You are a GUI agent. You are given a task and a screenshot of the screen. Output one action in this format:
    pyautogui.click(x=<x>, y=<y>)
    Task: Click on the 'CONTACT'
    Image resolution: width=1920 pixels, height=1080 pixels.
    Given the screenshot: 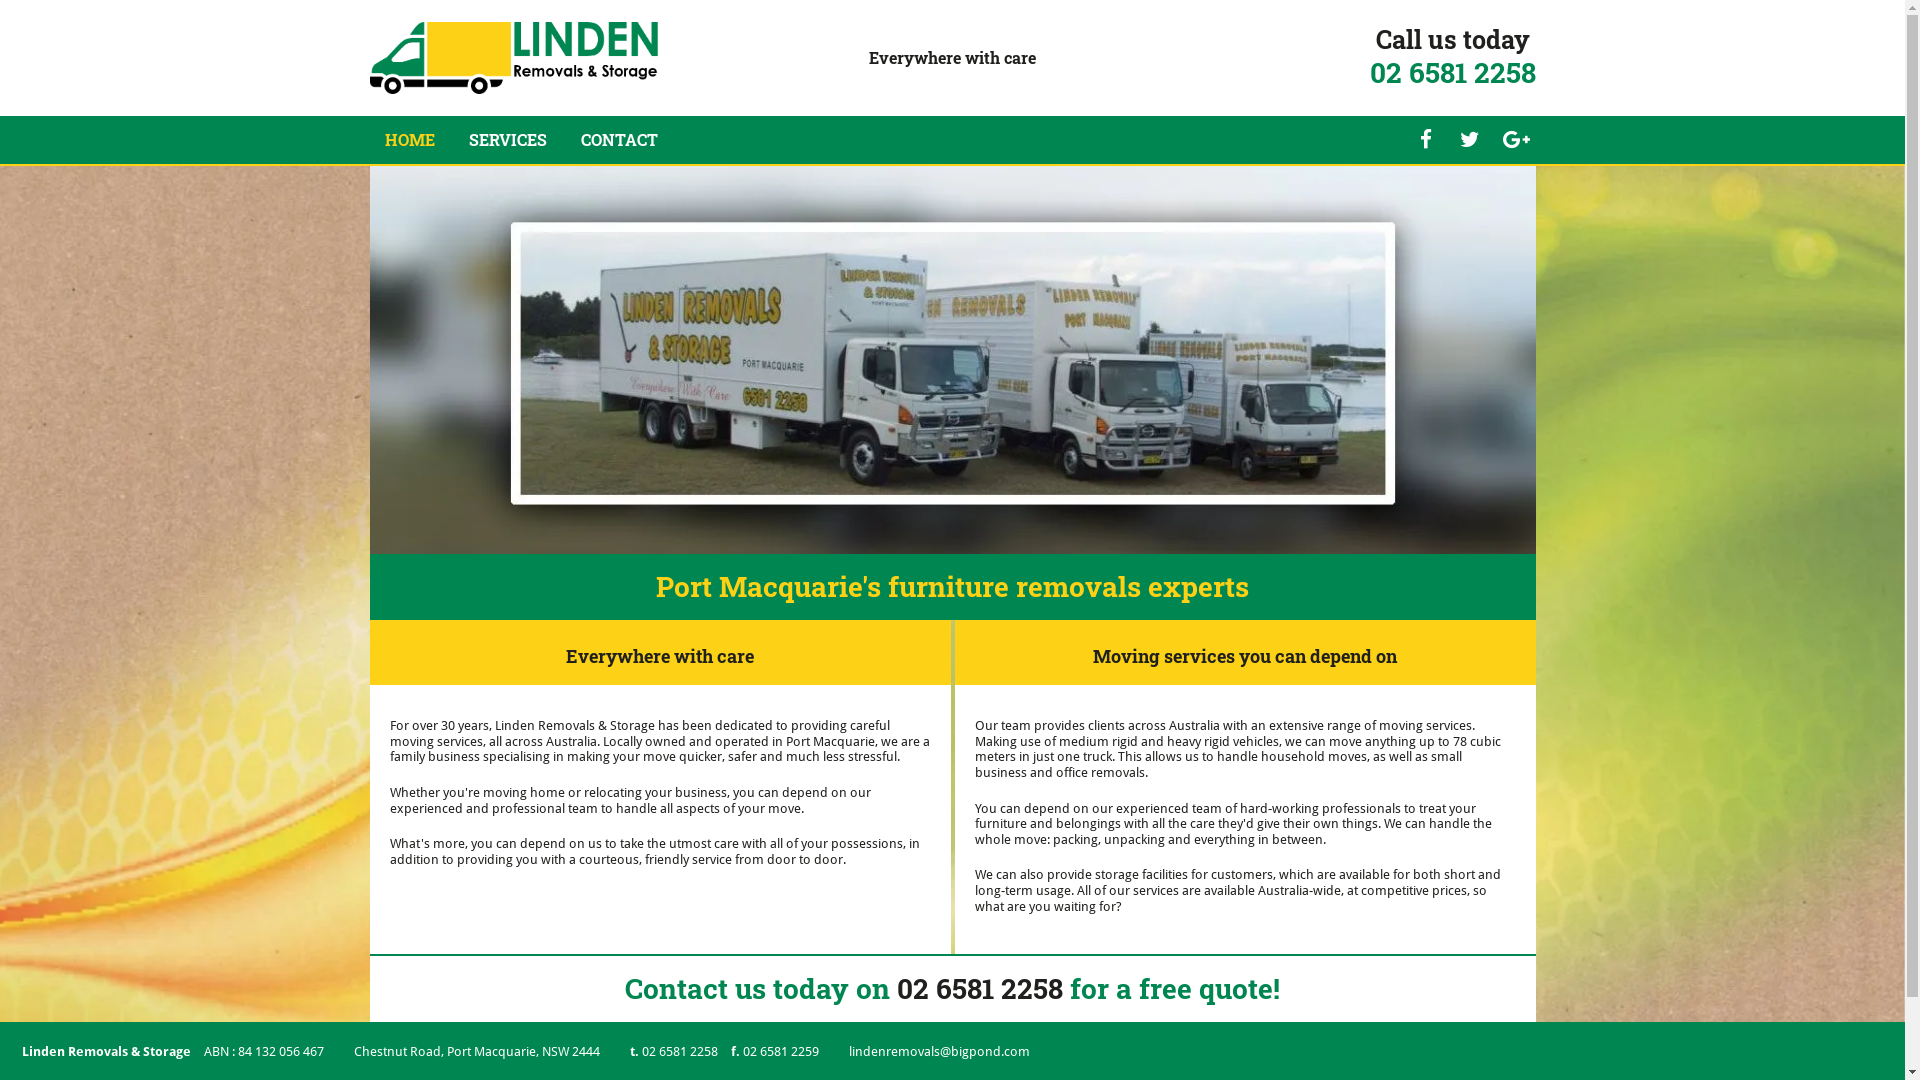 What is the action you would take?
    pyautogui.click(x=617, y=138)
    